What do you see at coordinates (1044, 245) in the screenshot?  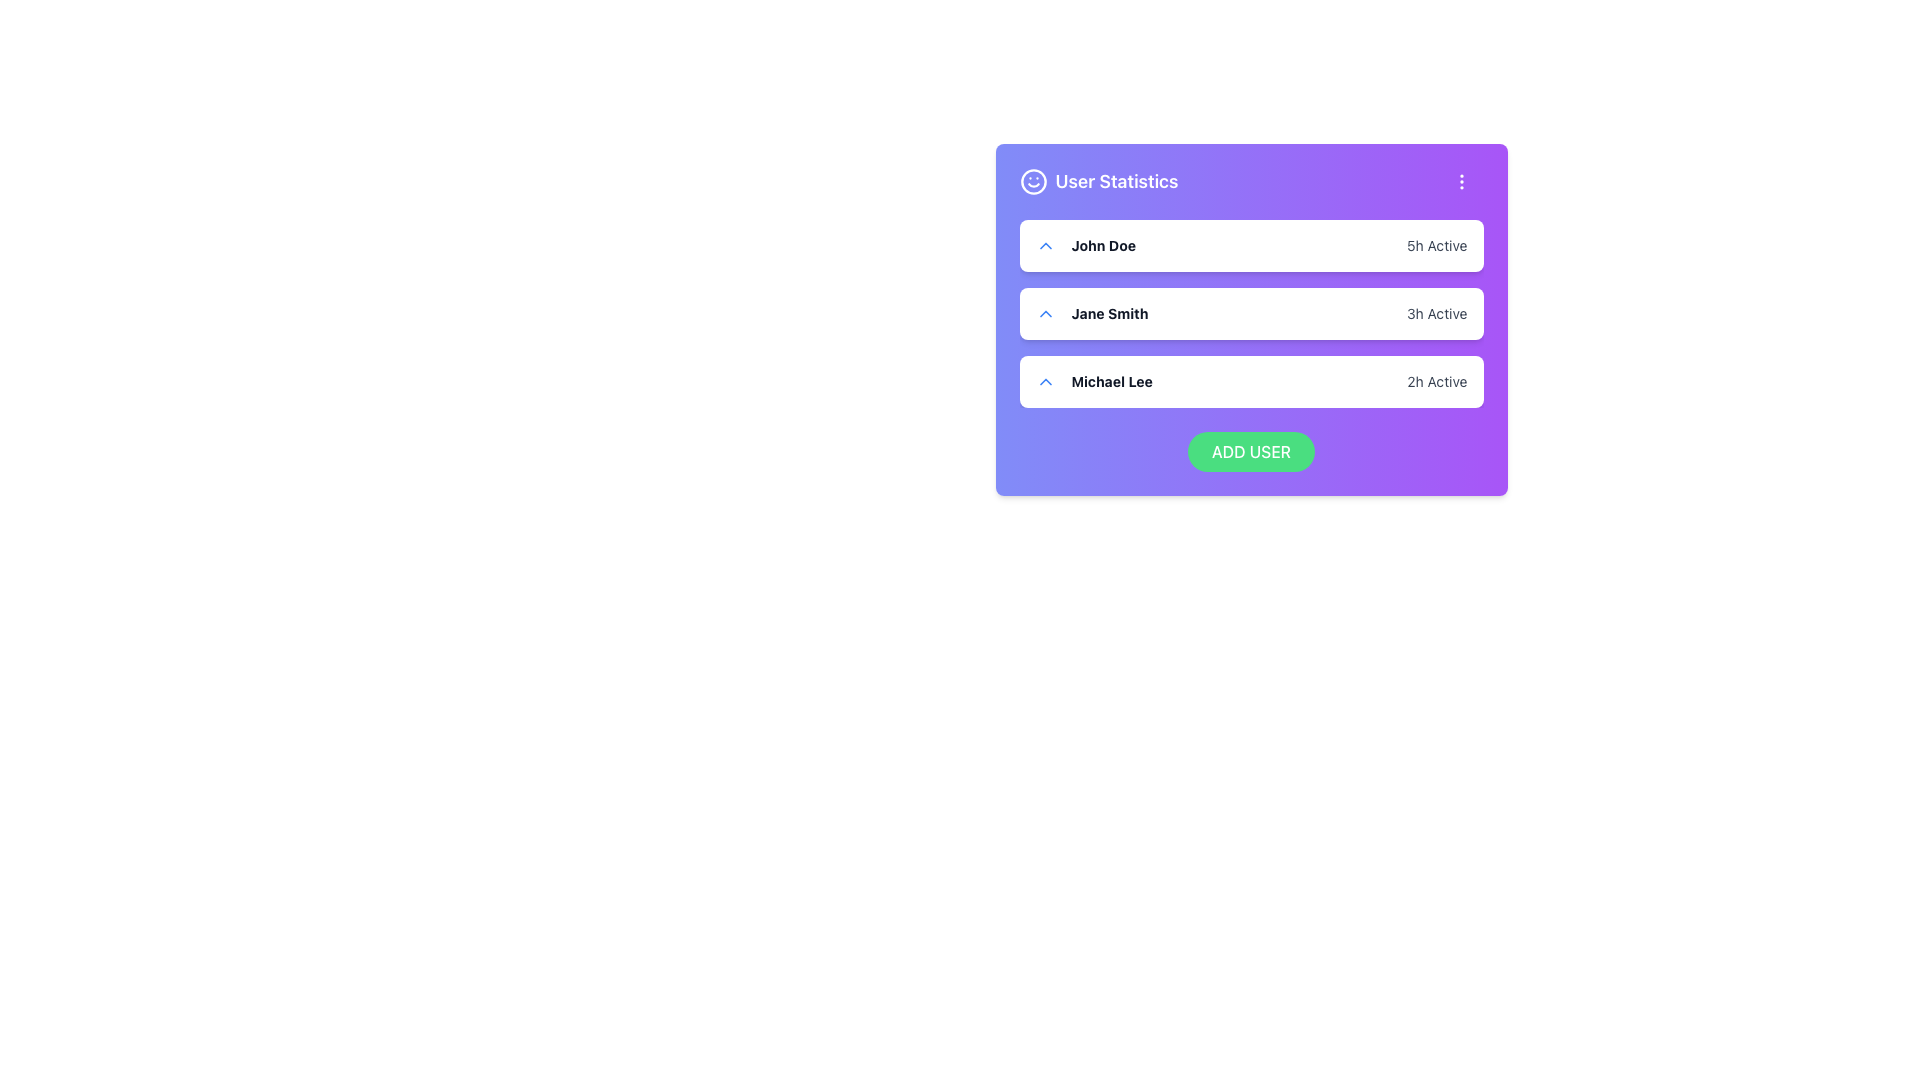 I see `the upward-pointing blue chevron icon located to the left of 'John Doe' to interact with the collapse/expand functionality` at bounding box center [1044, 245].